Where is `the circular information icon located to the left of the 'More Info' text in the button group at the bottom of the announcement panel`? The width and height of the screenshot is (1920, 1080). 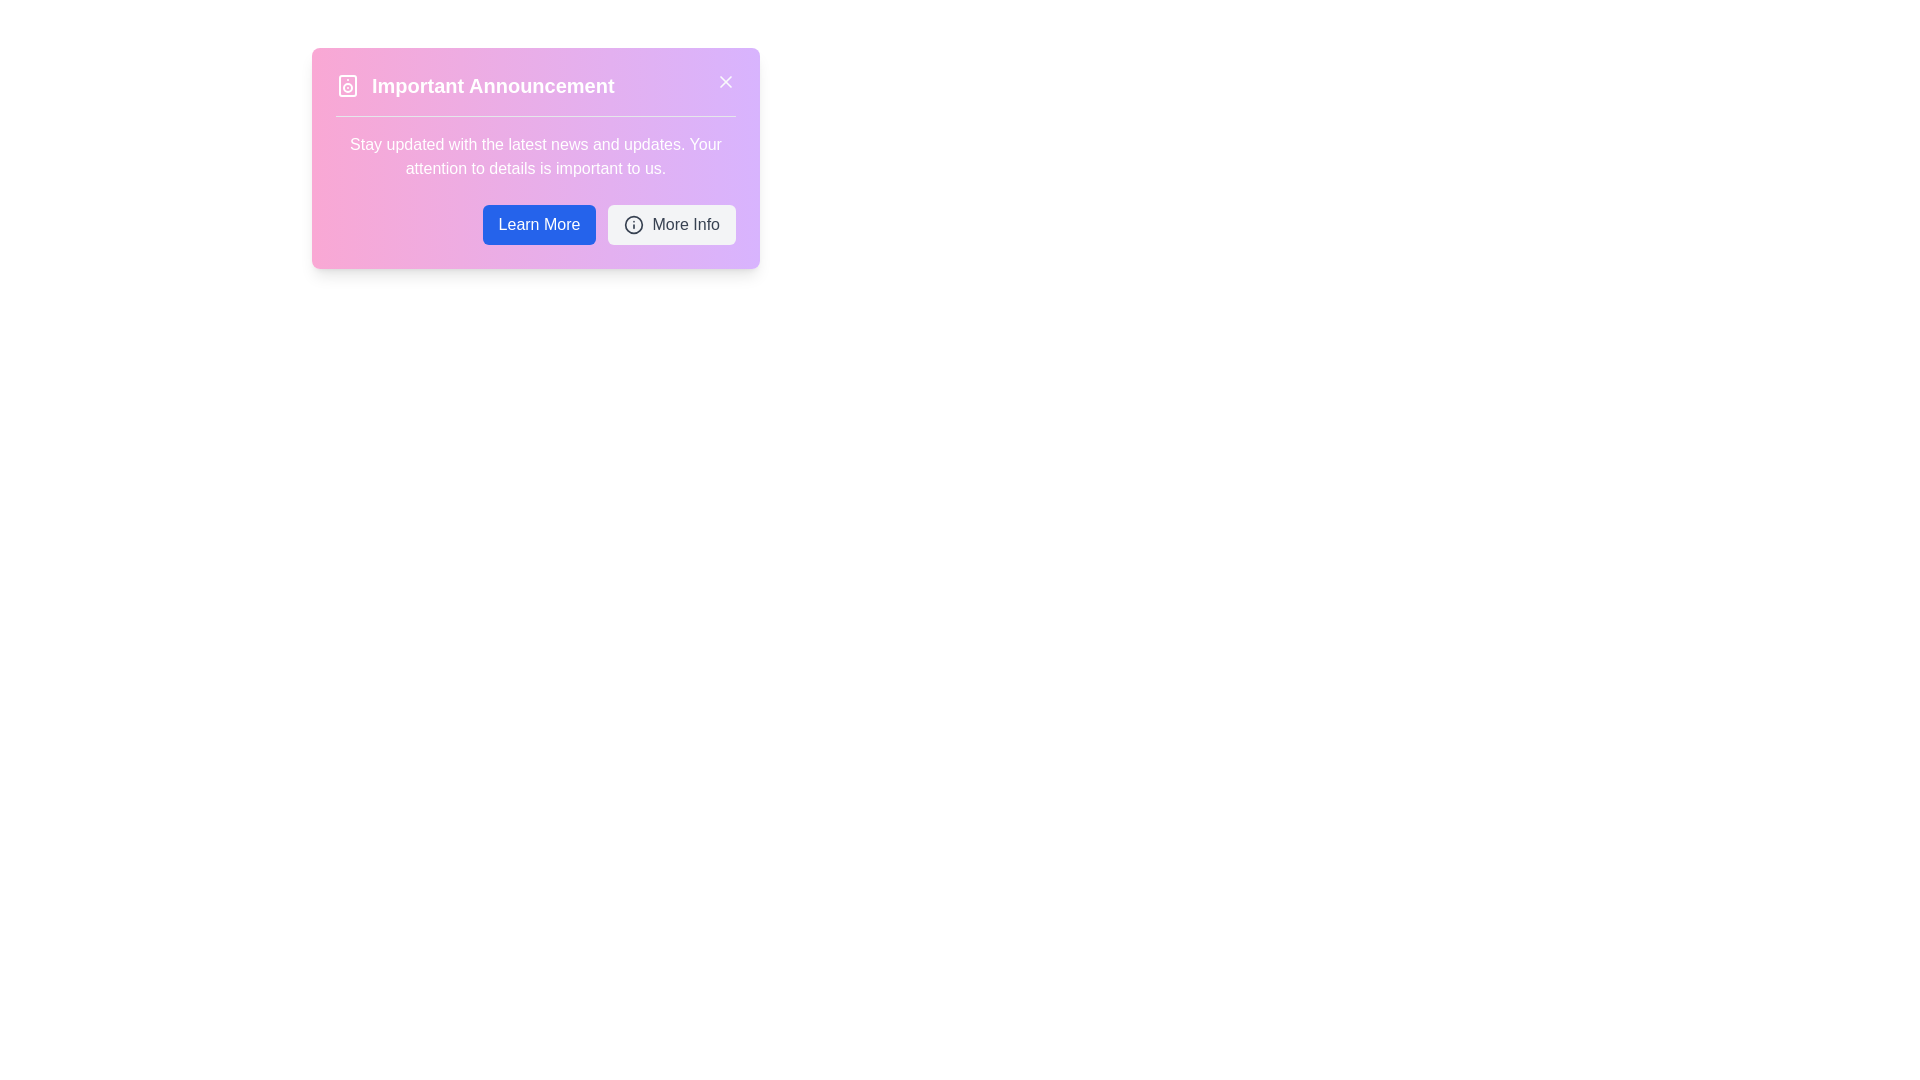 the circular information icon located to the left of the 'More Info' text in the button group at the bottom of the announcement panel is located at coordinates (633, 224).